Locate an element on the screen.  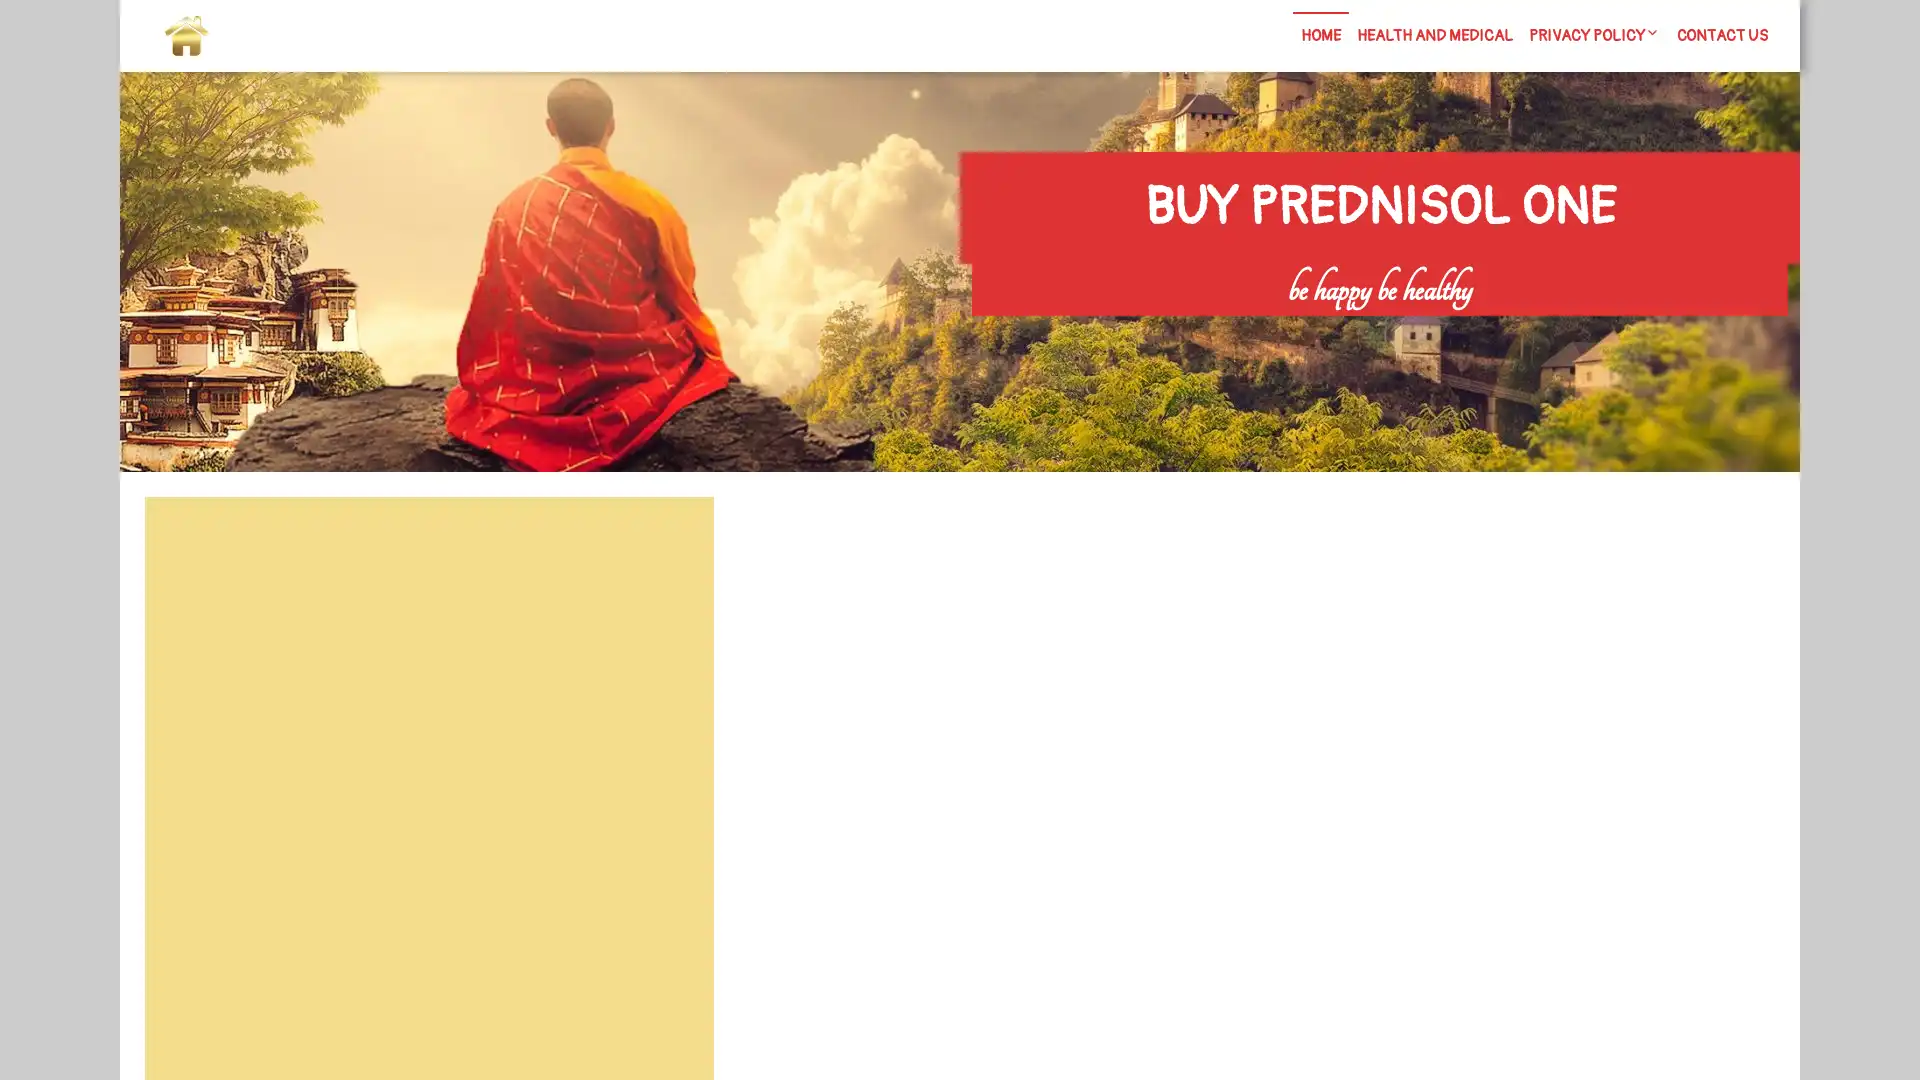
Search is located at coordinates (667, 545).